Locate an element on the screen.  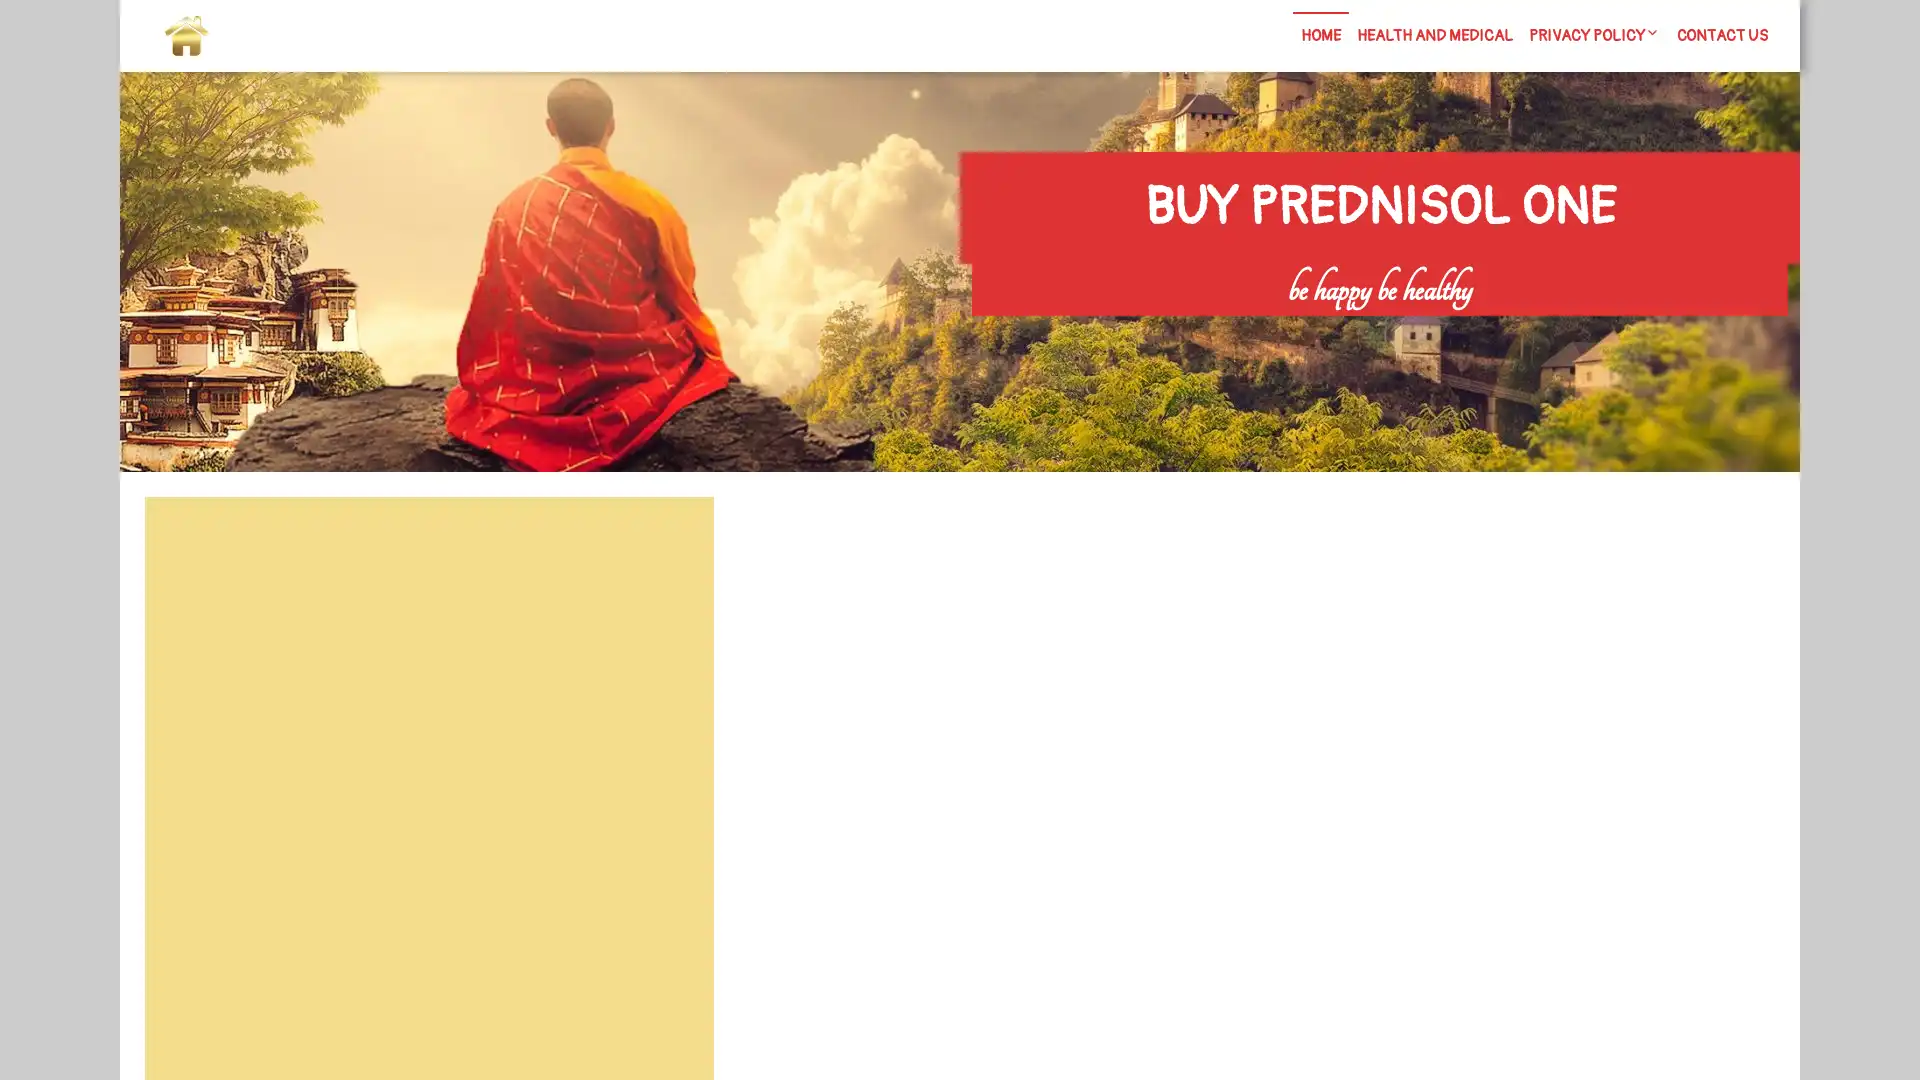
Search is located at coordinates (667, 545).